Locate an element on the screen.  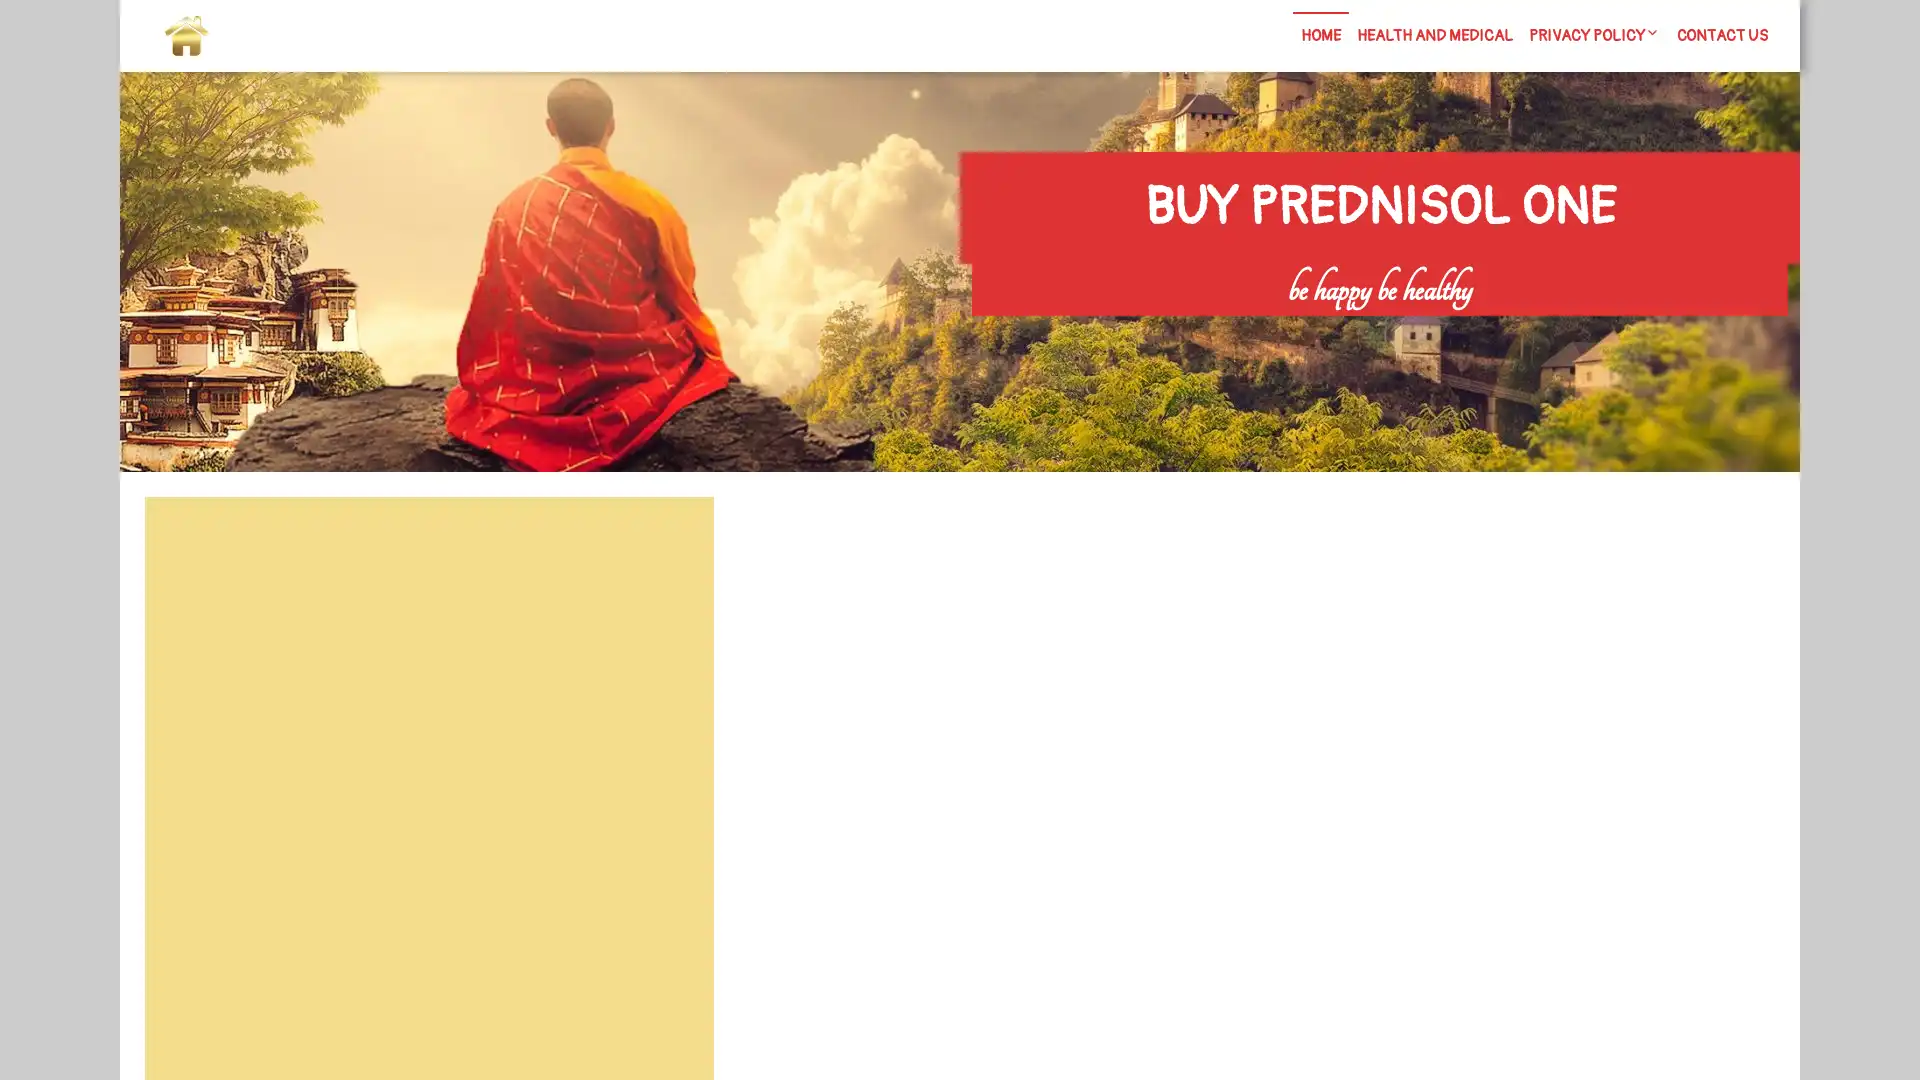
Search is located at coordinates (667, 545).